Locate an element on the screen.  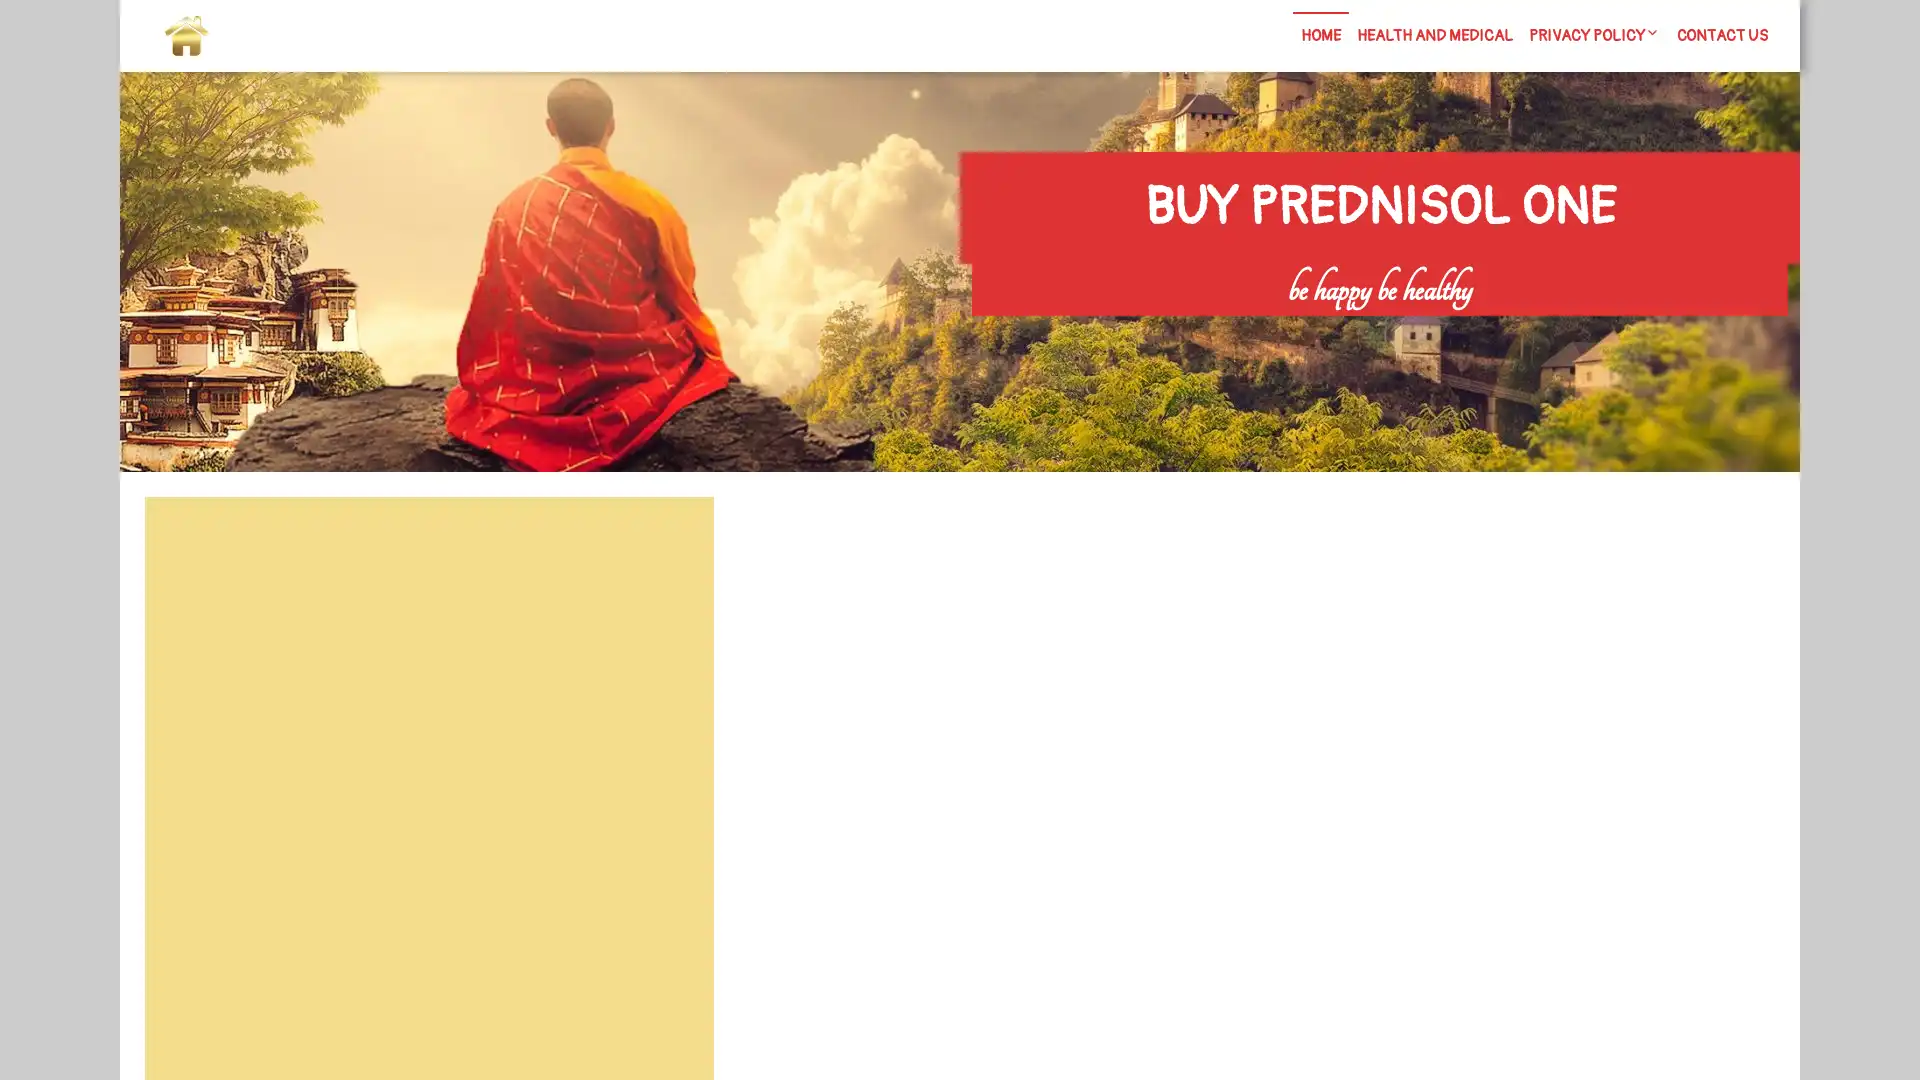
Search is located at coordinates (667, 545).